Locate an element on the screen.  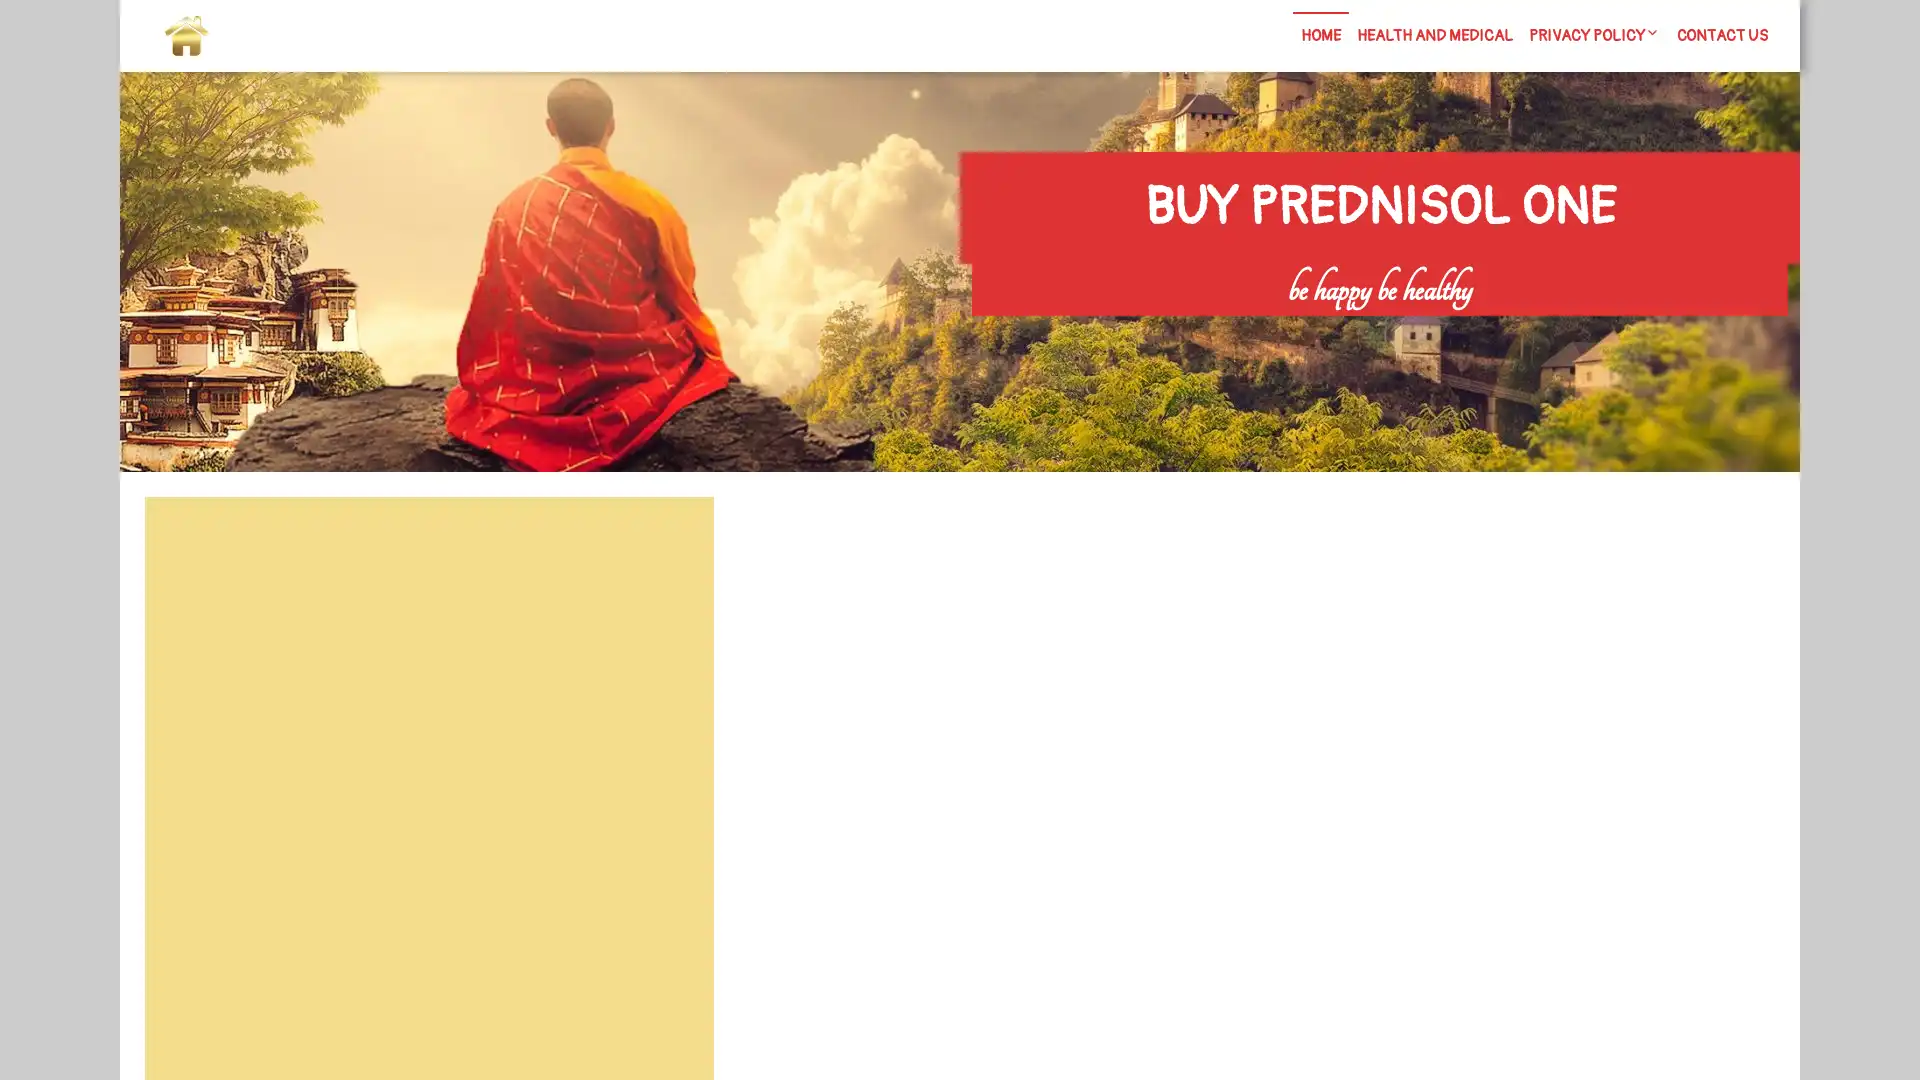
Search is located at coordinates (667, 545).